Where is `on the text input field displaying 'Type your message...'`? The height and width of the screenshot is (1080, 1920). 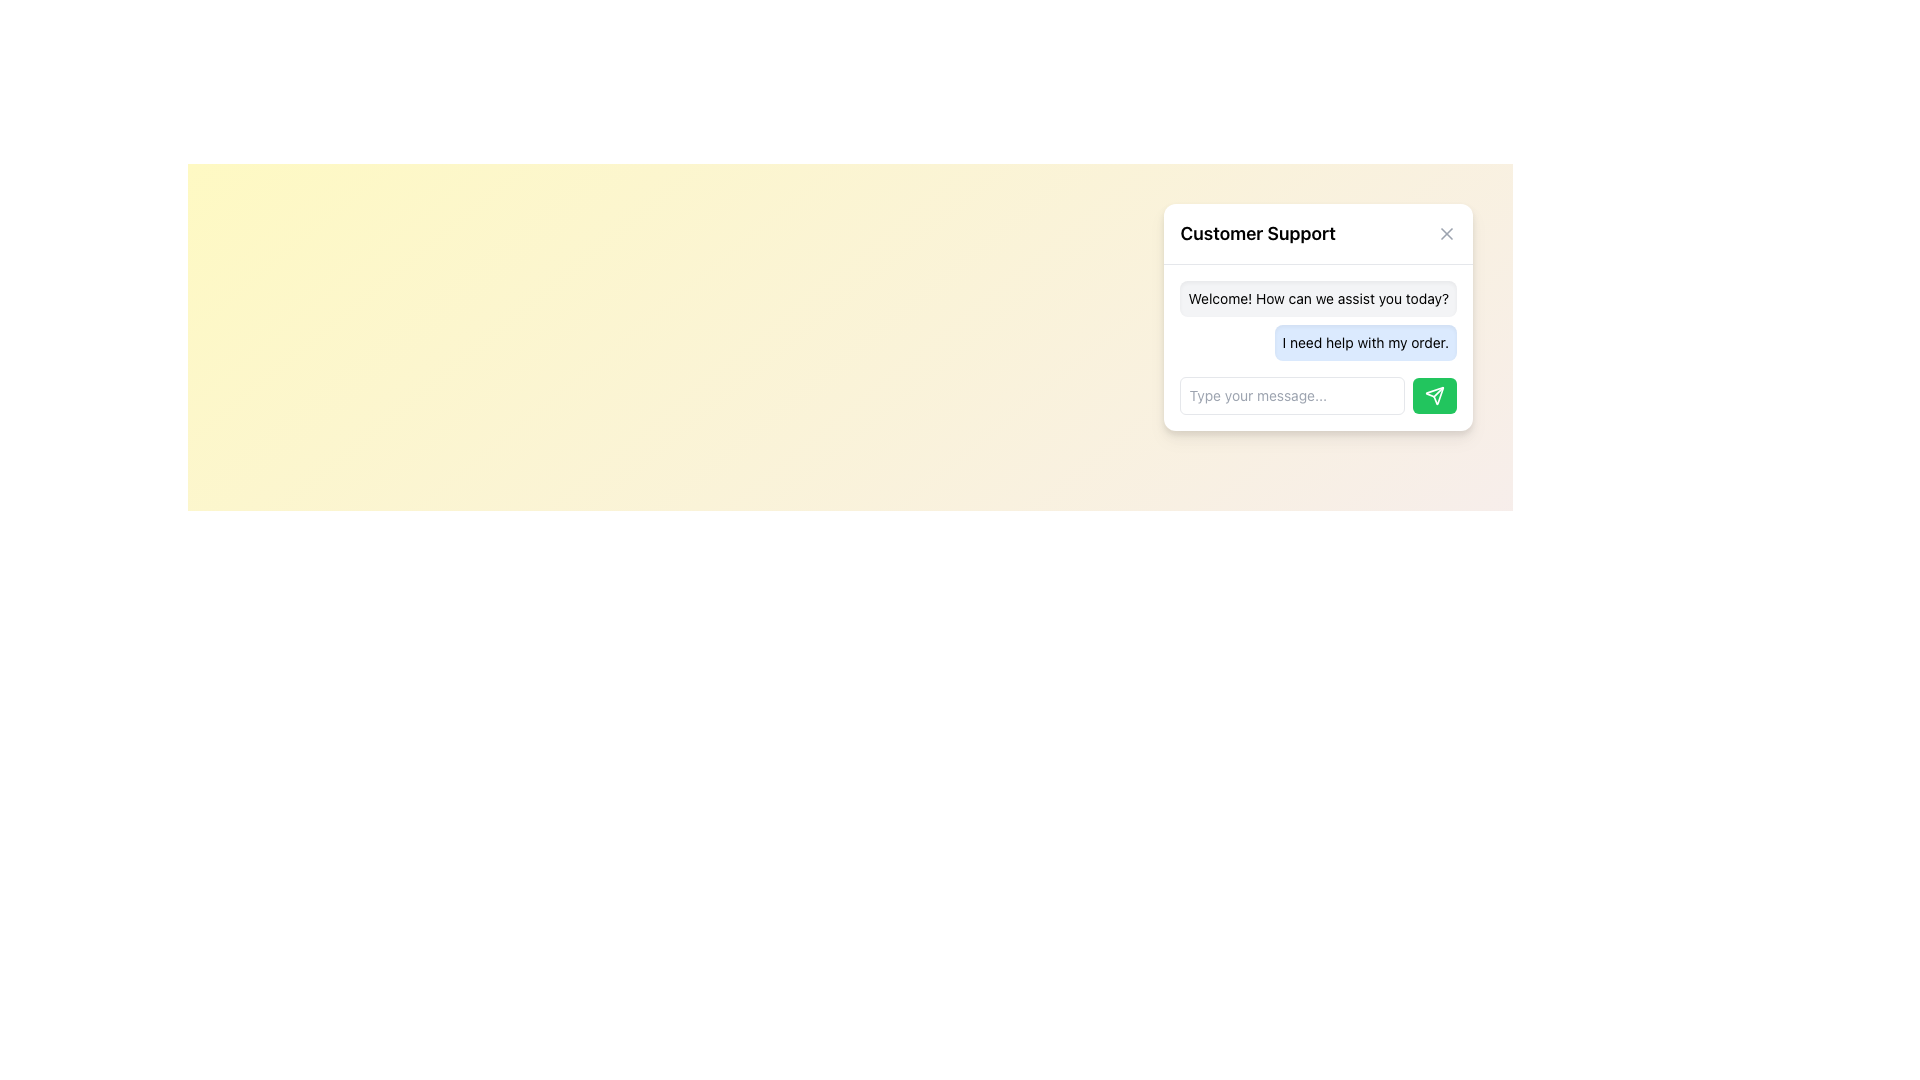 on the text input field displaying 'Type your message...' is located at coordinates (1292, 396).